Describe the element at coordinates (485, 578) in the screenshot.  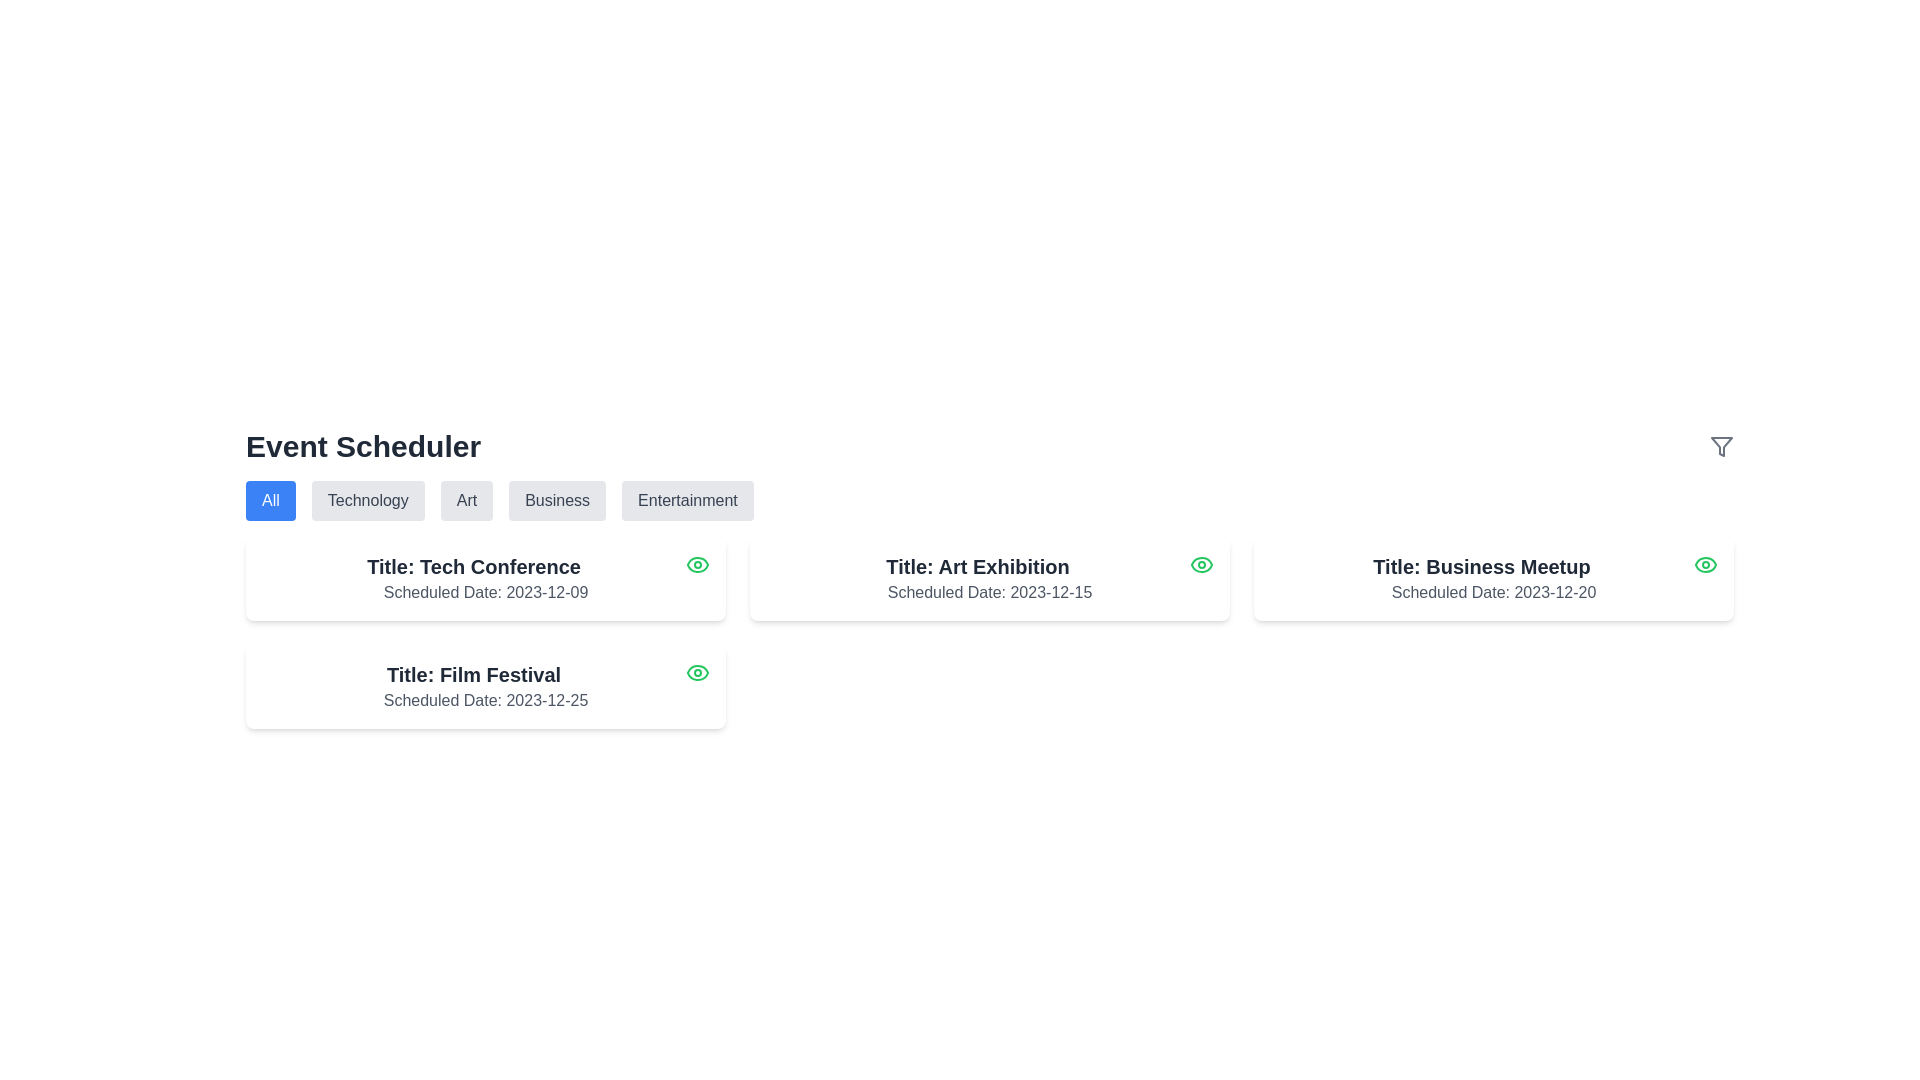
I see `the event card component titled 'Tech Conference', which is the first card in the grid layout of the scheduler application` at that location.